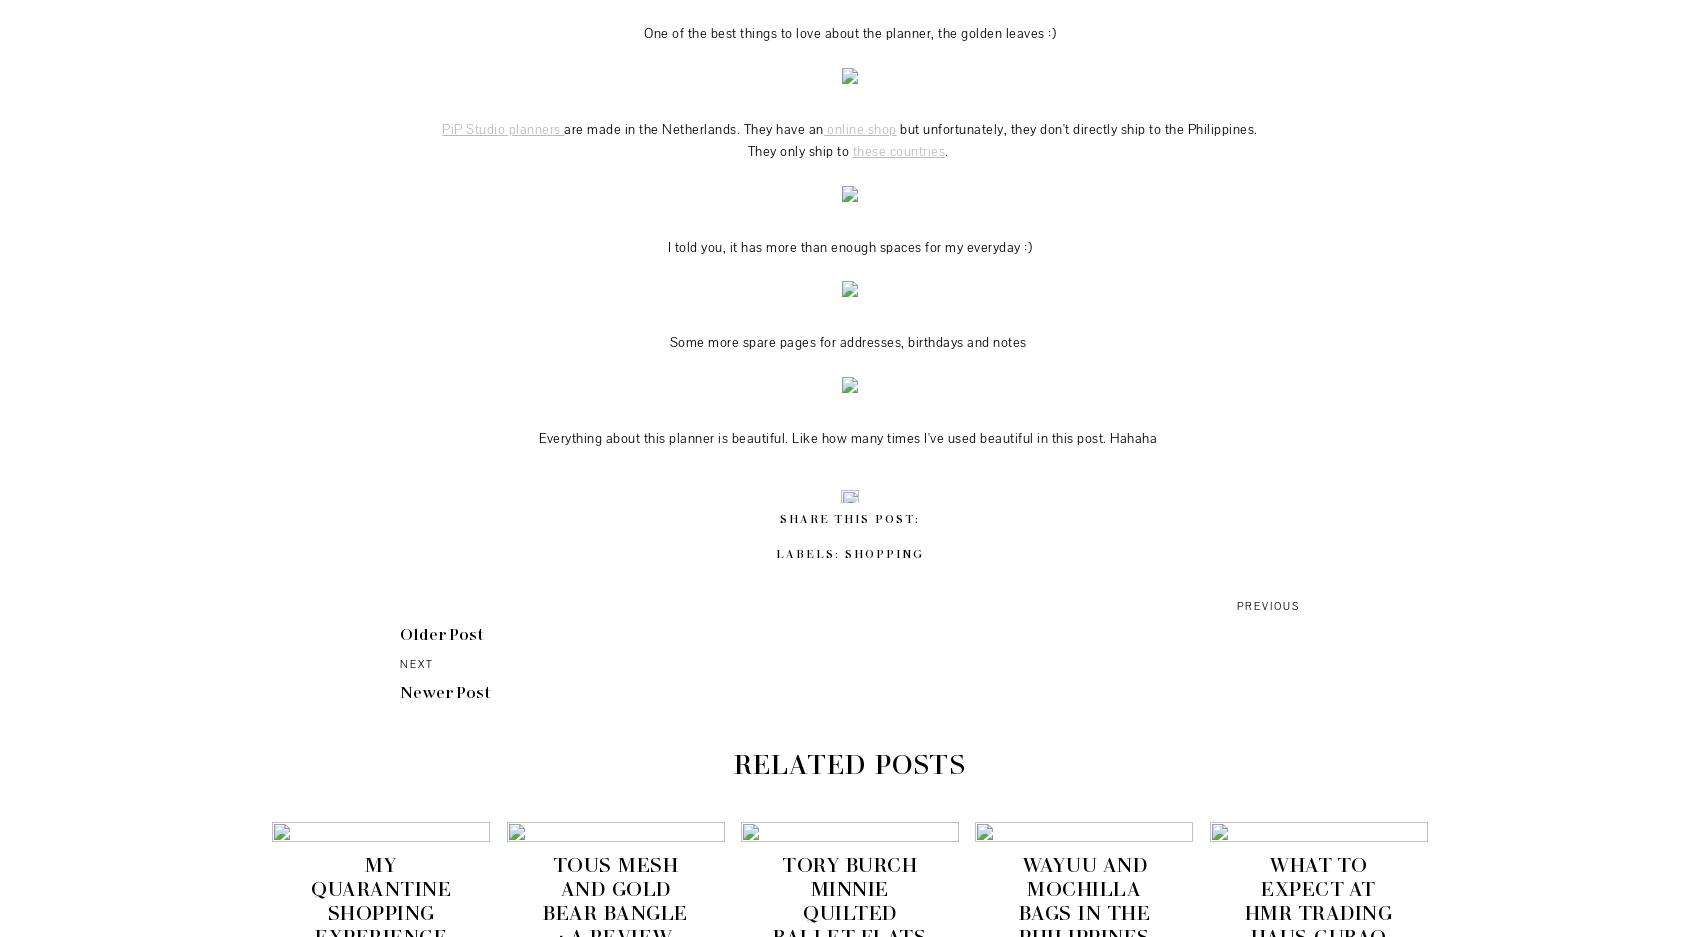 This screenshot has height=937, width=1708. What do you see at coordinates (666, 245) in the screenshot?
I see `'I told you, it has more than enough spaces for my everyday :)'` at bounding box center [666, 245].